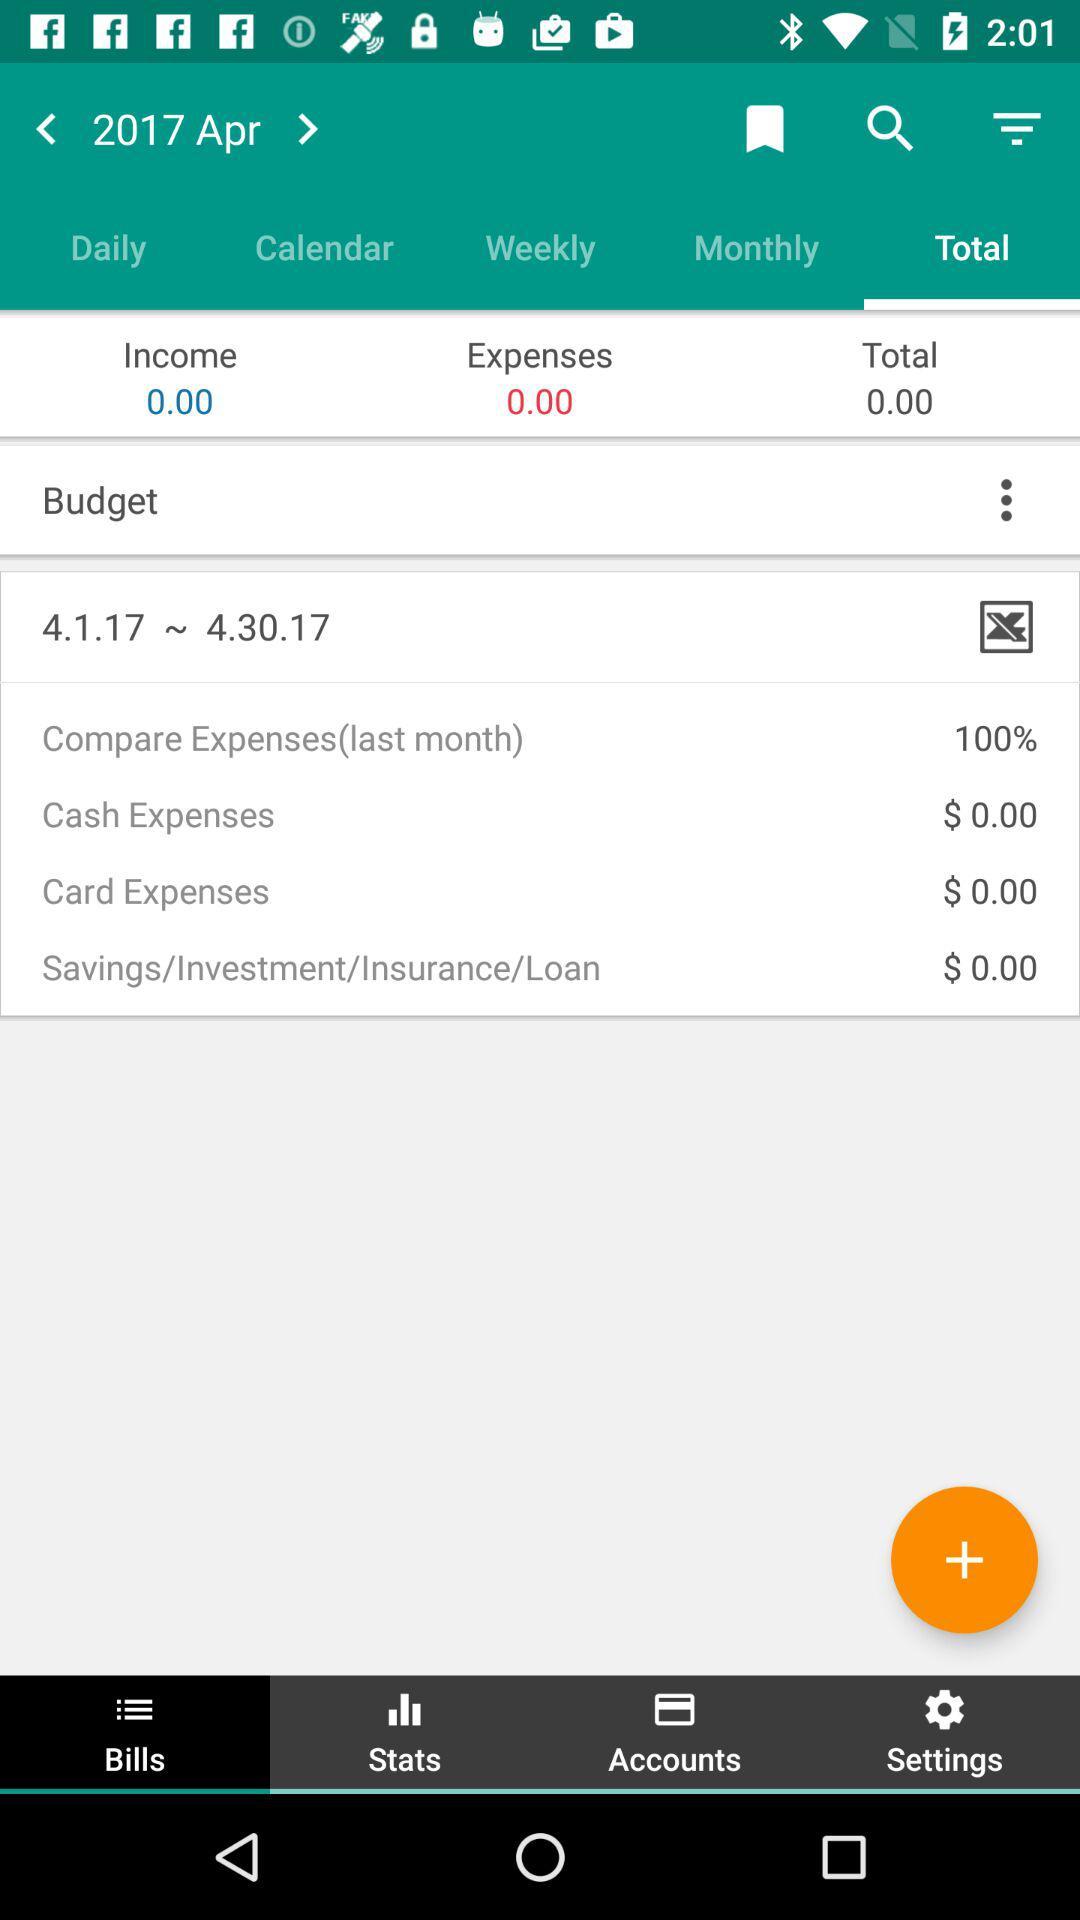 Image resolution: width=1080 pixels, height=1920 pixels. Describe the element at coordinates (764, 127) in the screenshot. I see `bookmark` at that location.